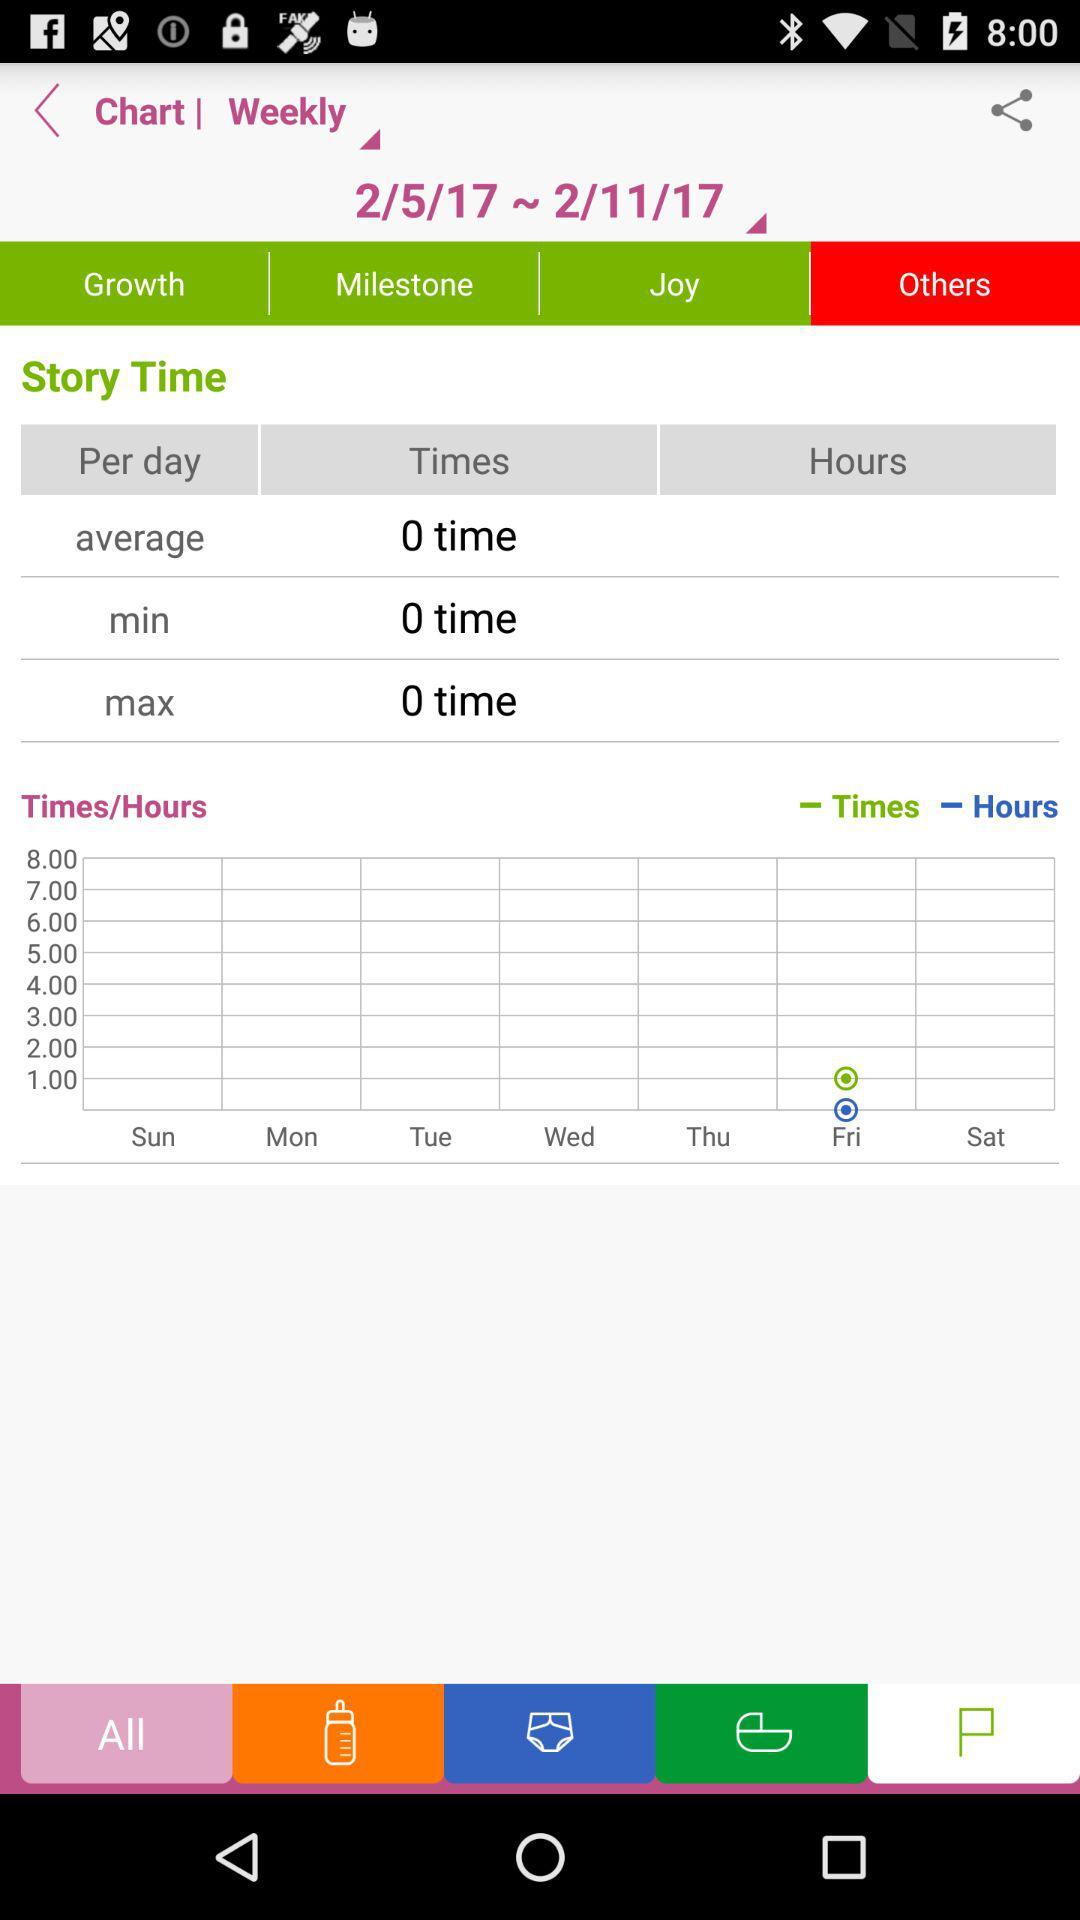 This screenshot has height=1920, width=1080. What do you see at coordinates (46, 109) in the screenshot?
I see `app next to chart app` at bounding box center [46, 109].